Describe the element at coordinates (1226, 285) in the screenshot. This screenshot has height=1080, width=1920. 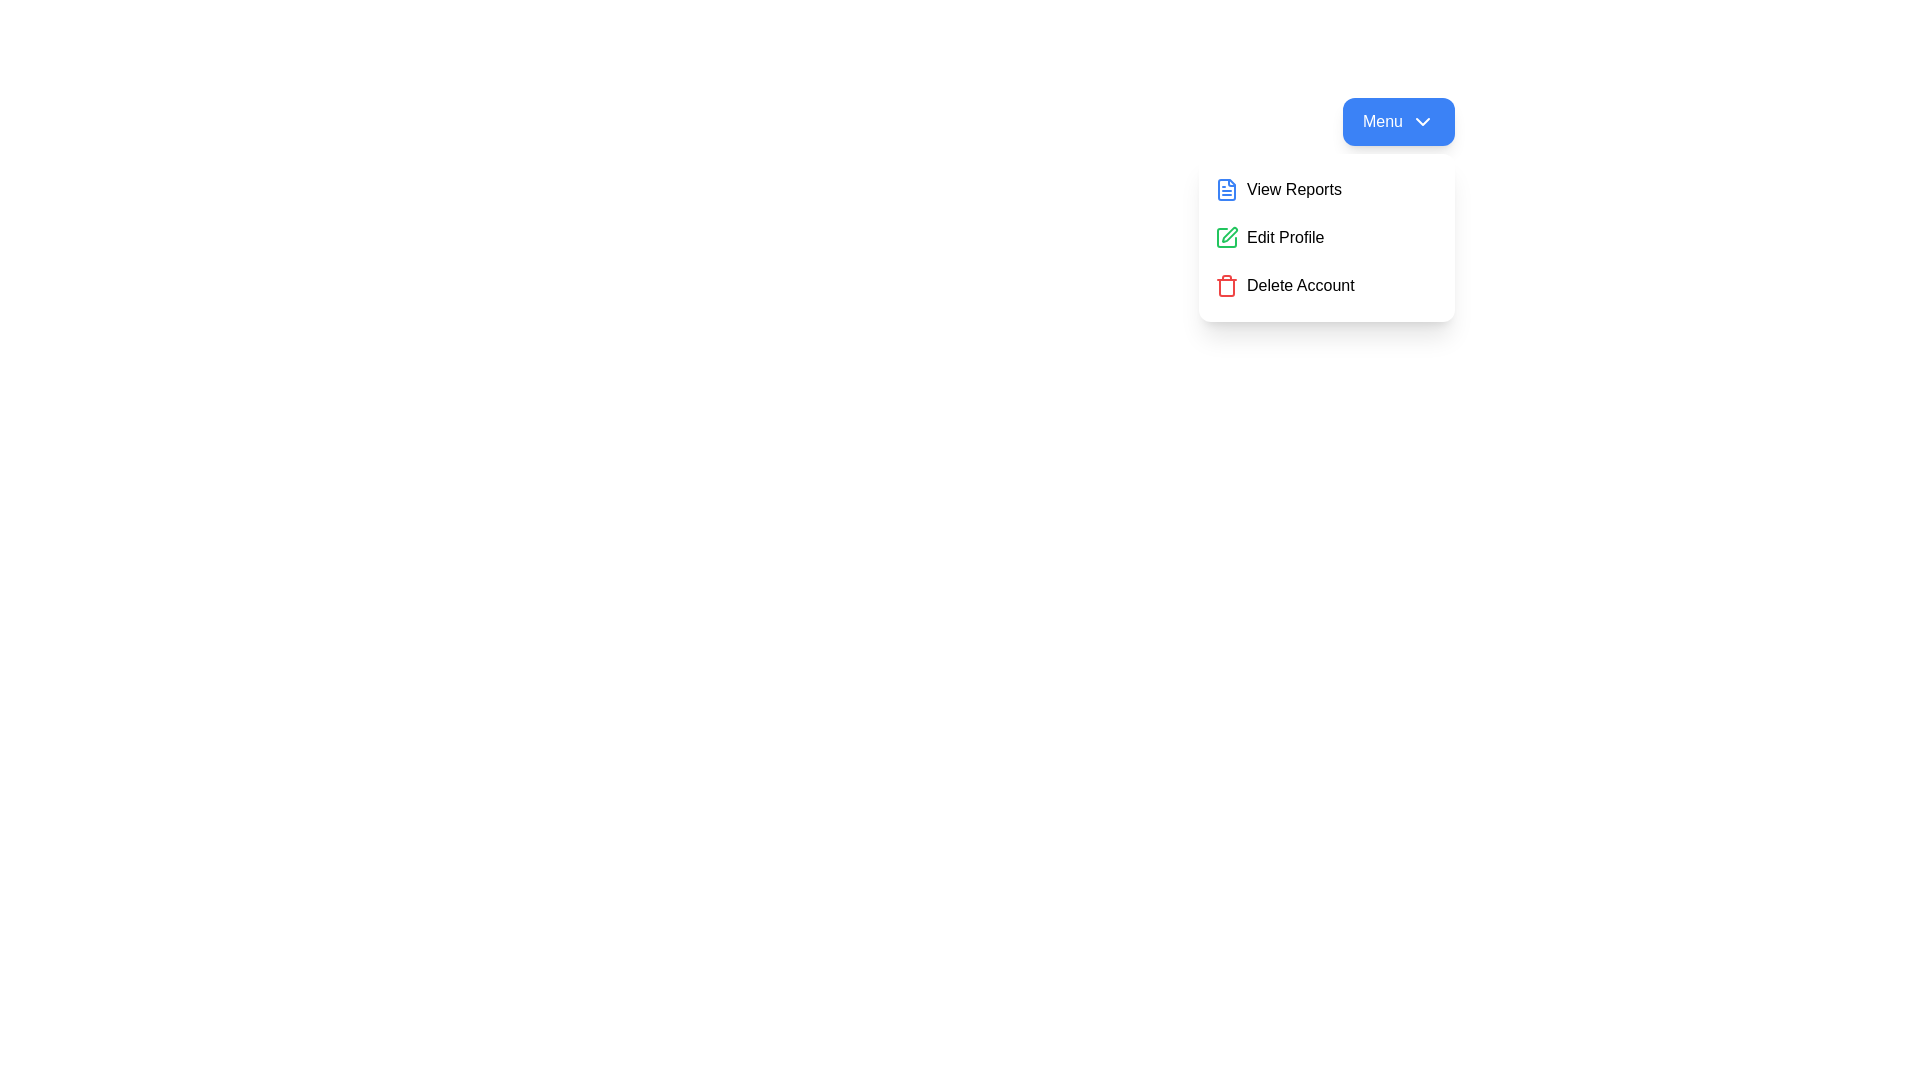
I see `the icon corresponding to the menu option Delete Account` at that location.